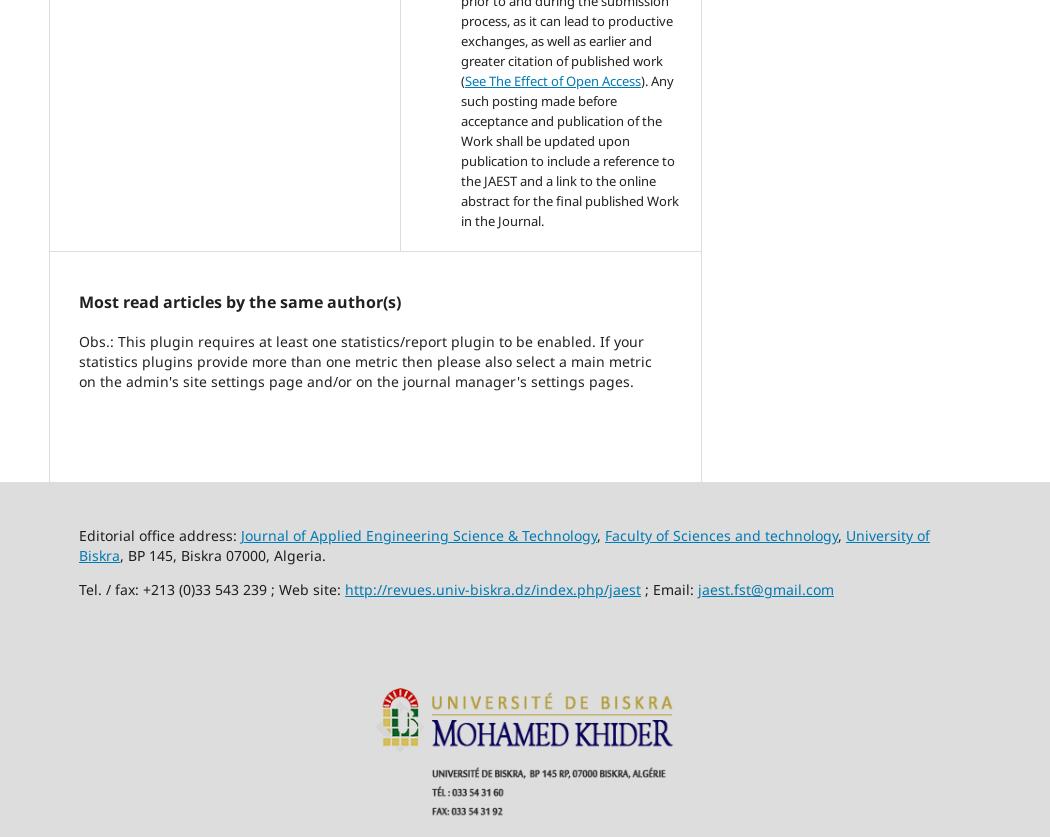  What do you see at coordinates (119, 554) in the screenshot?
I see `', BP 145, Biskra 07000, Algeria.'` at bounding box center [119, 554].